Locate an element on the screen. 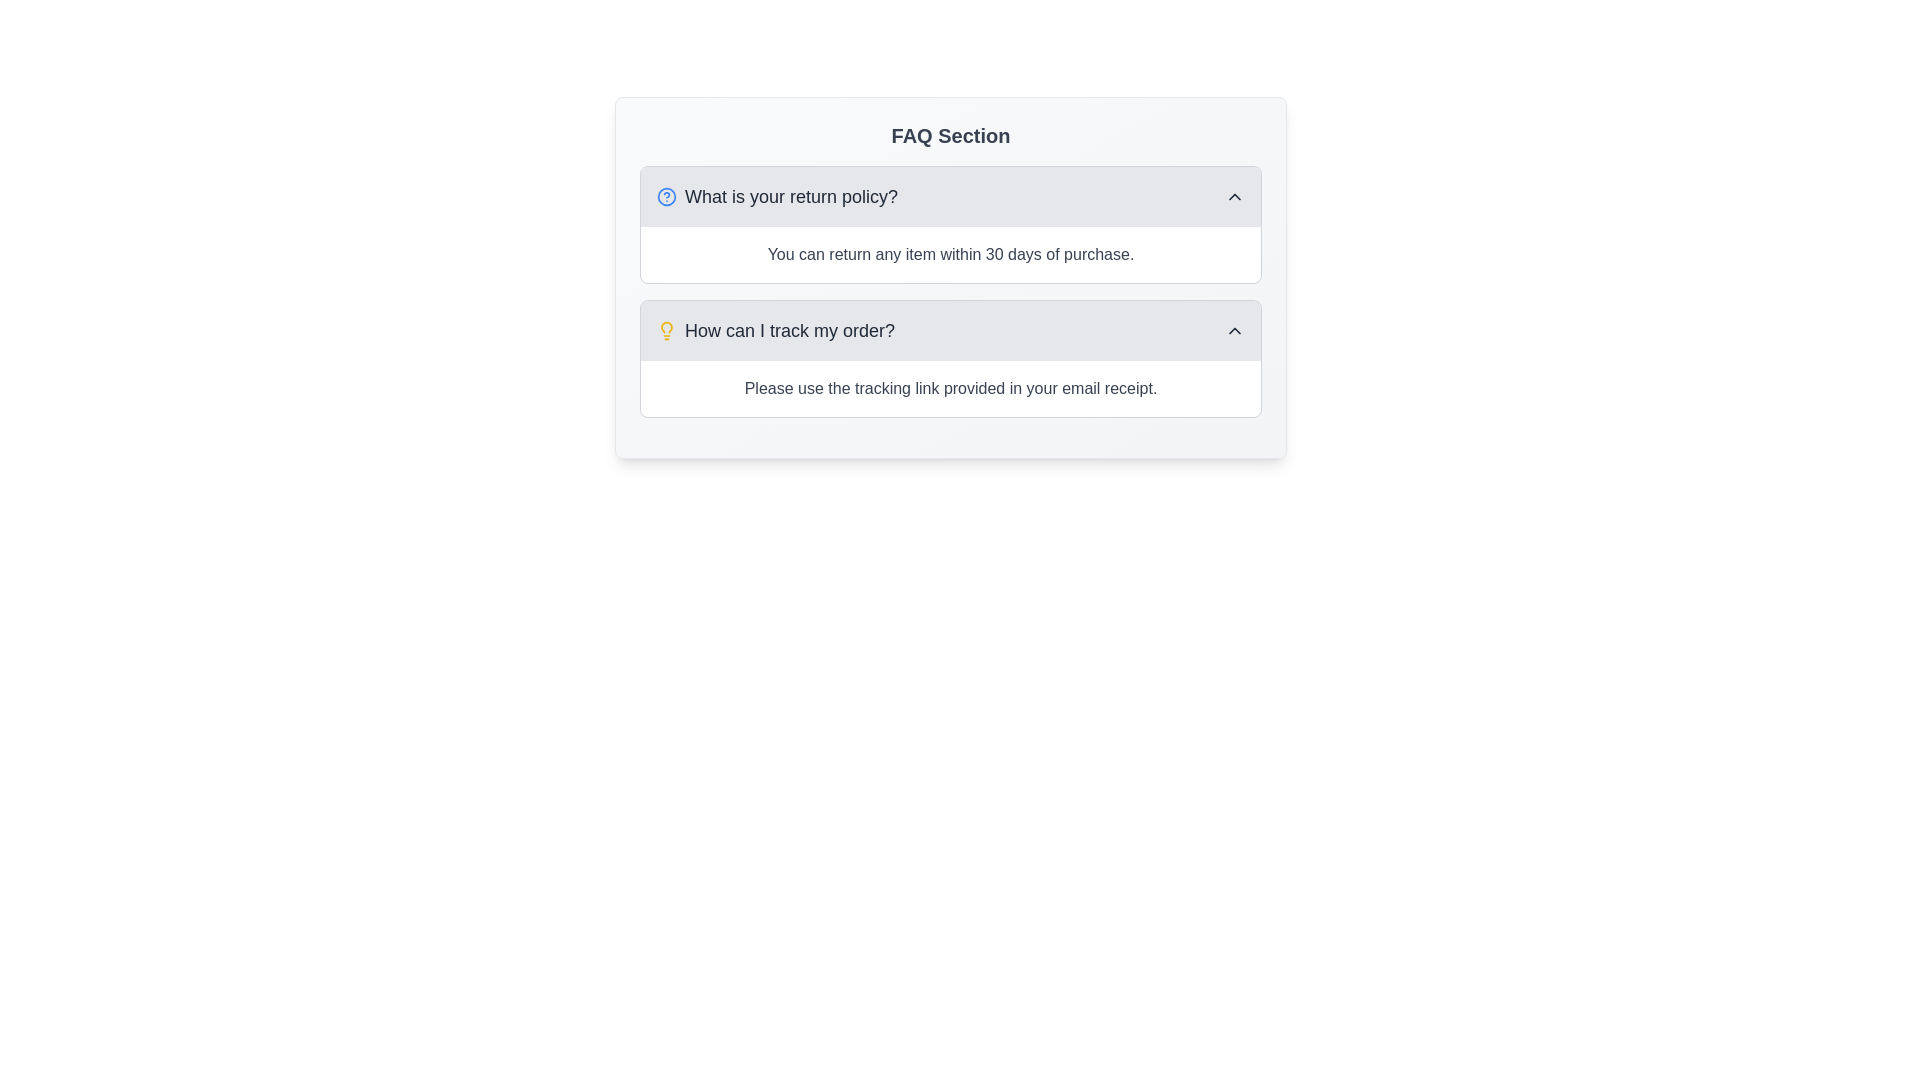 This screenshot has height=1080, width=1920. the Text Display element that contains the string 'What is your return policy?' in the FAQ section is located at coordinates (790, 196).